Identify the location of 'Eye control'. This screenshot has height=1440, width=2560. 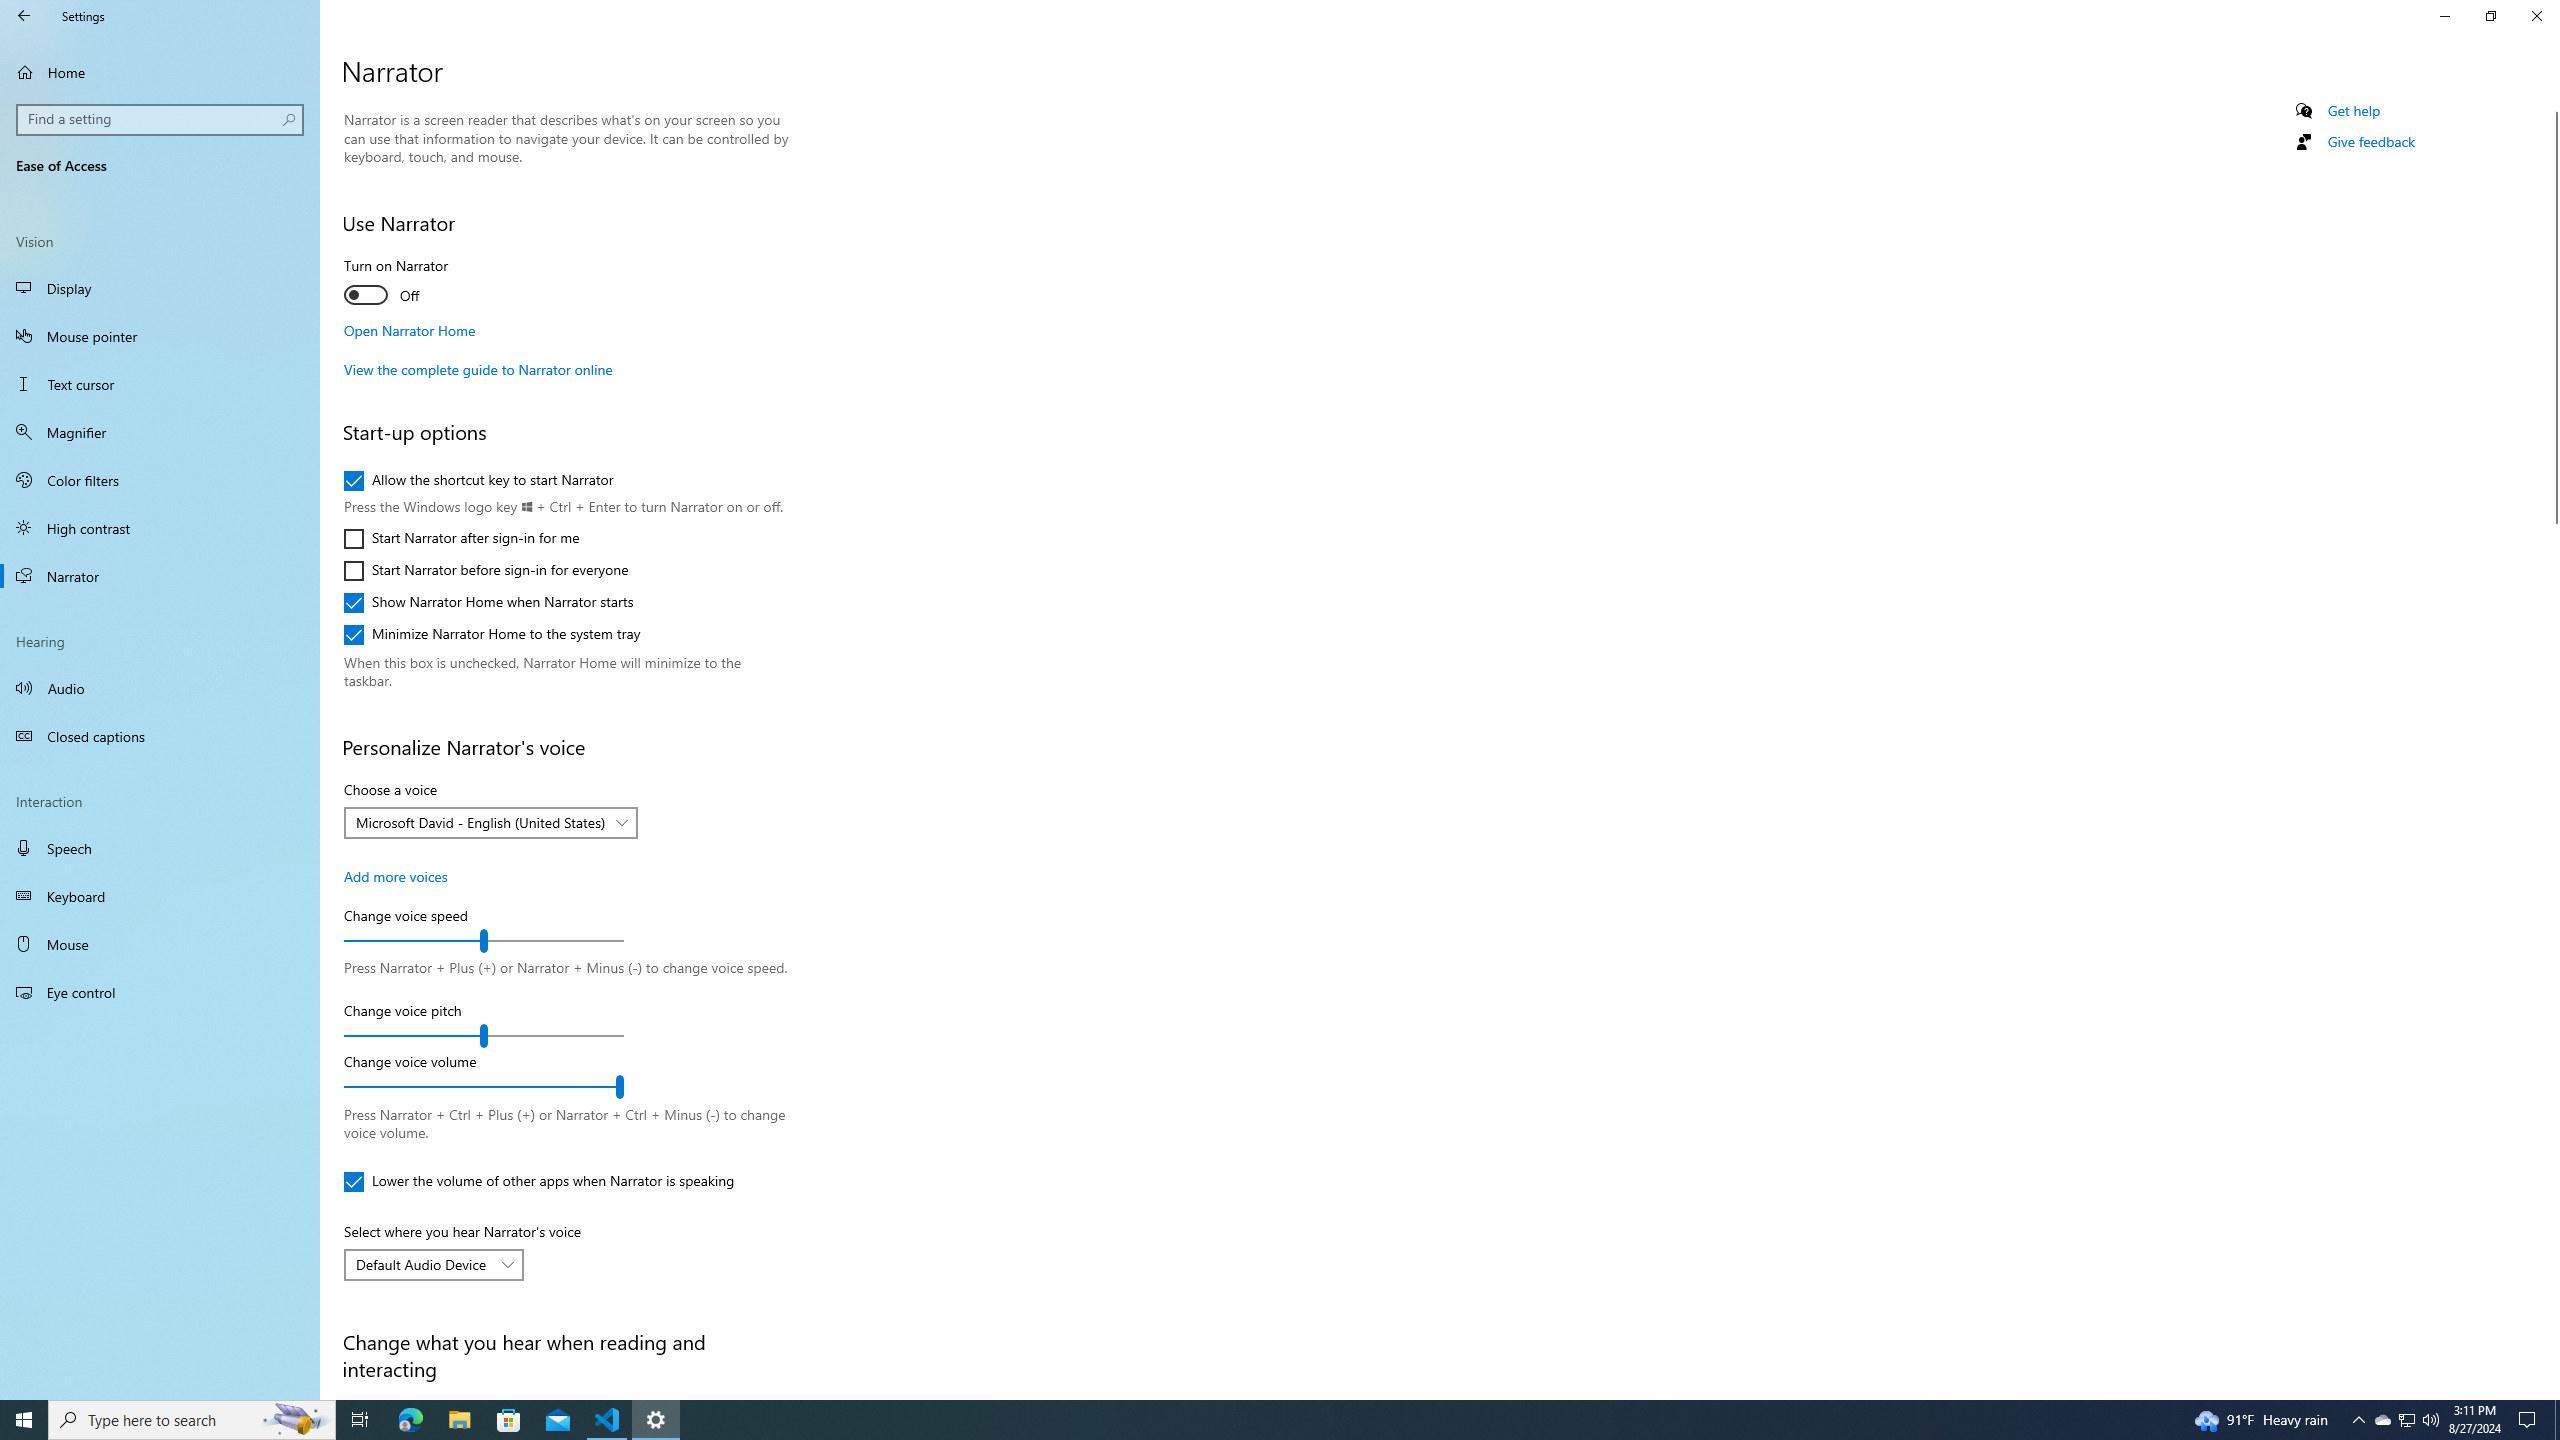
(159, 991).